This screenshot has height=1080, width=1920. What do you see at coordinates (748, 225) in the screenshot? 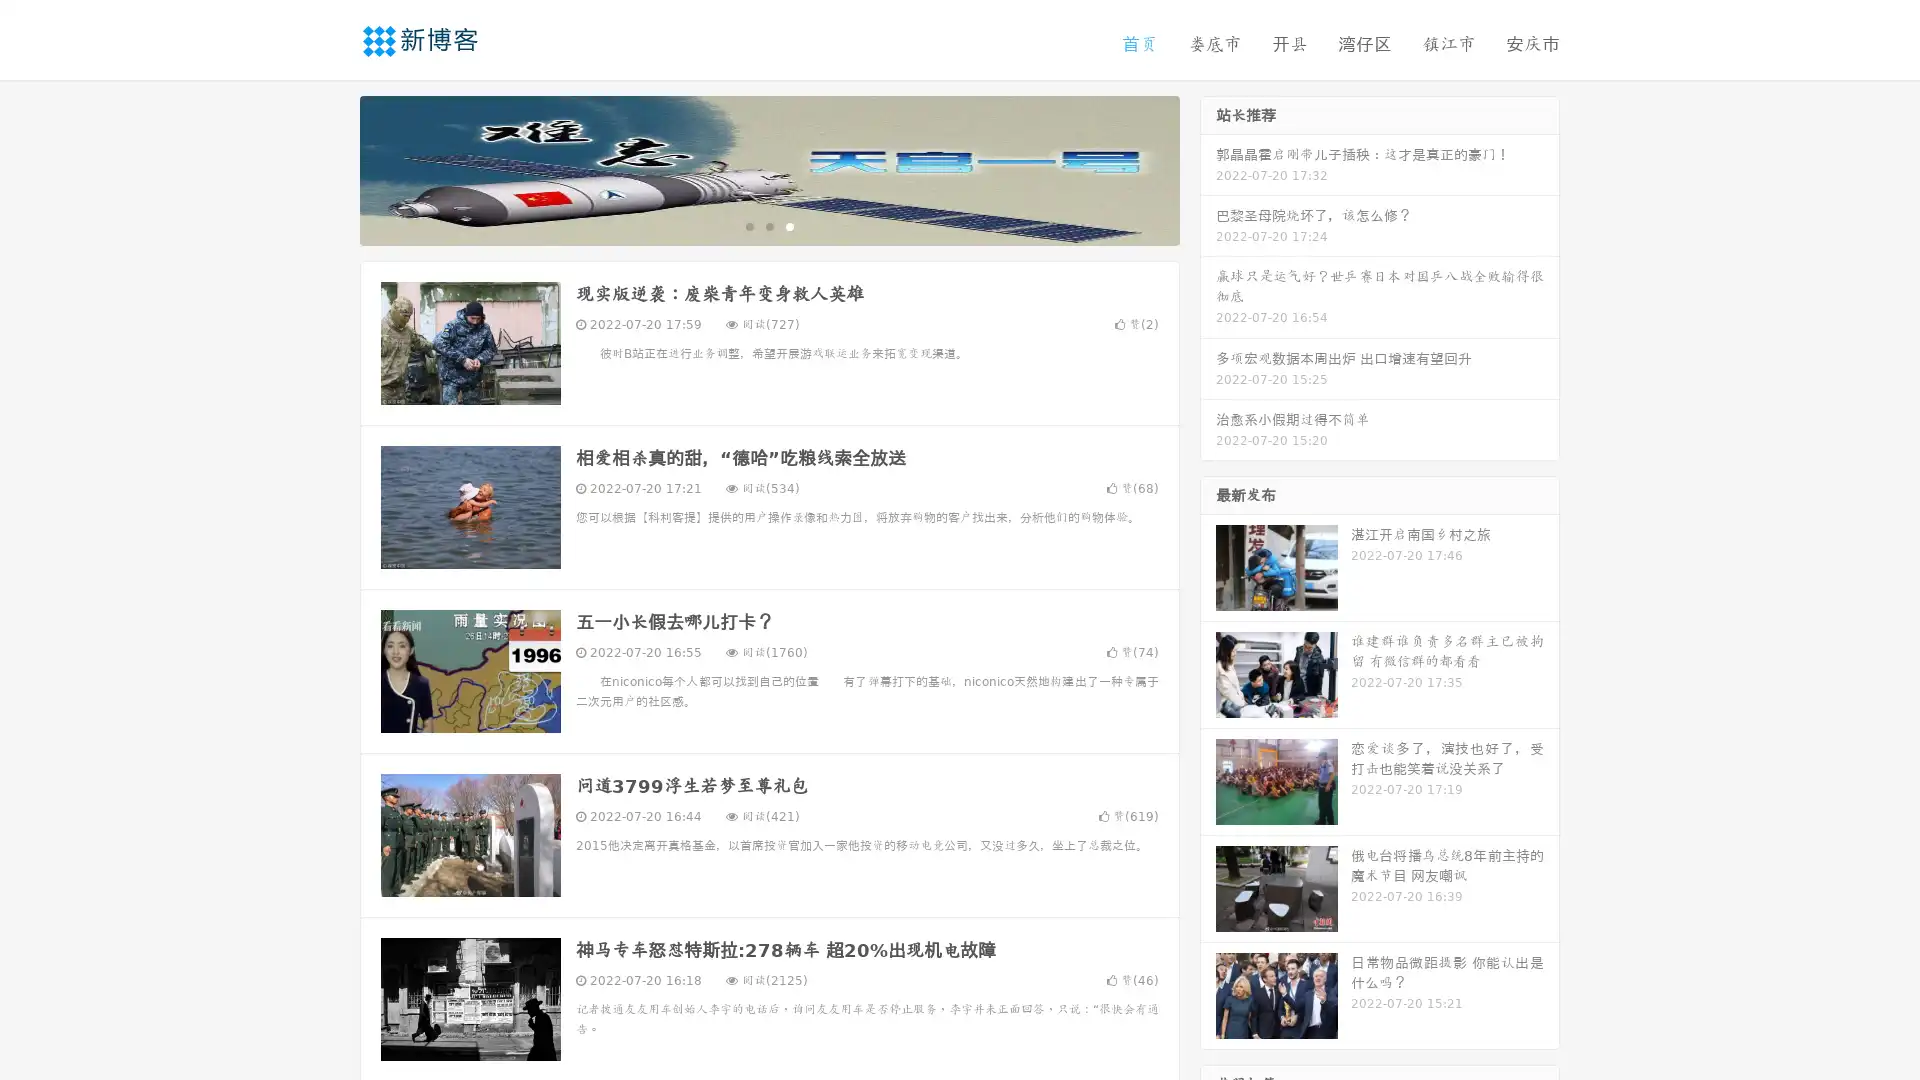
I see `Go to slide 1` at bounding box center [748, 225].